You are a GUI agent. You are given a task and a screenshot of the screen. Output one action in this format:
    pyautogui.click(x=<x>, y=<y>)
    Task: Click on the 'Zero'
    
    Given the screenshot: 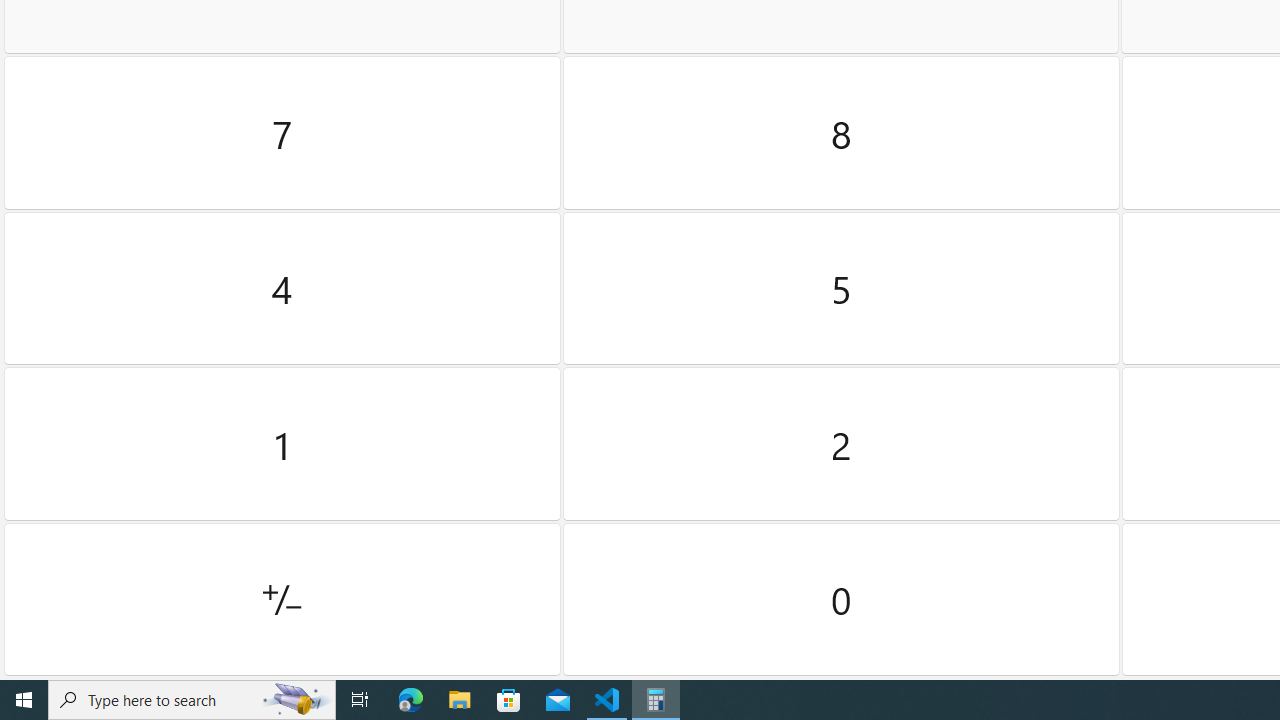 What is the action you would take?
    pyautogui.click(x=841, y=598)
    